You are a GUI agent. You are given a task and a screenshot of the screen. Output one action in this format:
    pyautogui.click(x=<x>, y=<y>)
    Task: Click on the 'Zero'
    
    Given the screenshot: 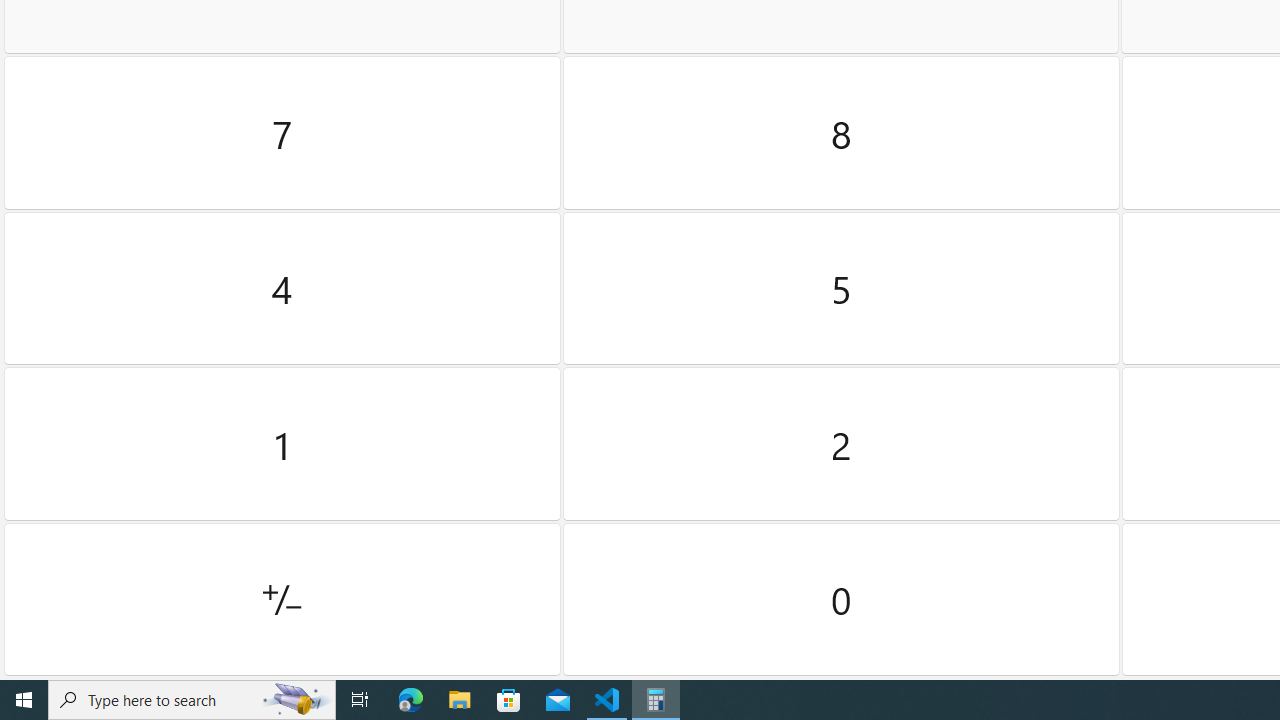 What is the action you would take?
    pyautogui.click(x=841, y=598)
    